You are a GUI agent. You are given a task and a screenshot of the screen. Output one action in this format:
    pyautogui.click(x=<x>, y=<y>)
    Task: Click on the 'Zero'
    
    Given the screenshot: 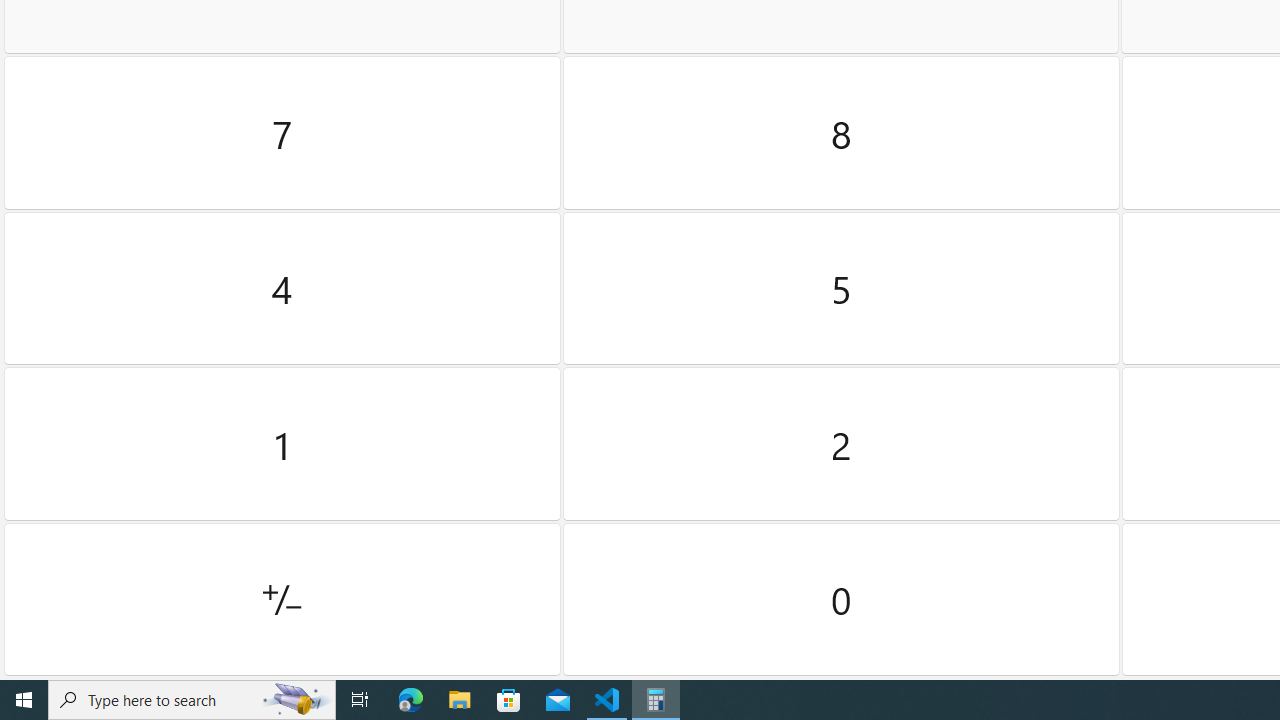 What is the action you would take?
    pyautogui.click(x=841, y=598)
    